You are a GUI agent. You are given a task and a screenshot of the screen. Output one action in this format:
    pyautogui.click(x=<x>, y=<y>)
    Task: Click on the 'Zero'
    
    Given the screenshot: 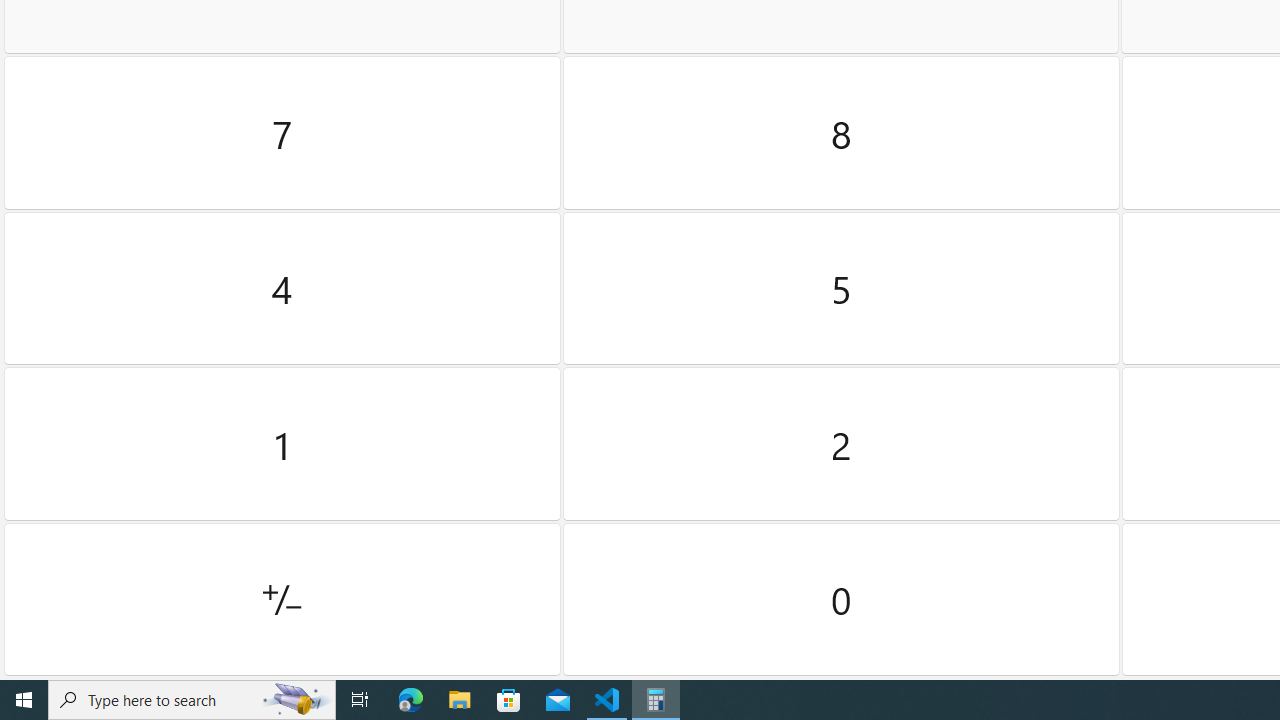 What is the action you would take?
    pyautogui.click(x=841, y=598)
    